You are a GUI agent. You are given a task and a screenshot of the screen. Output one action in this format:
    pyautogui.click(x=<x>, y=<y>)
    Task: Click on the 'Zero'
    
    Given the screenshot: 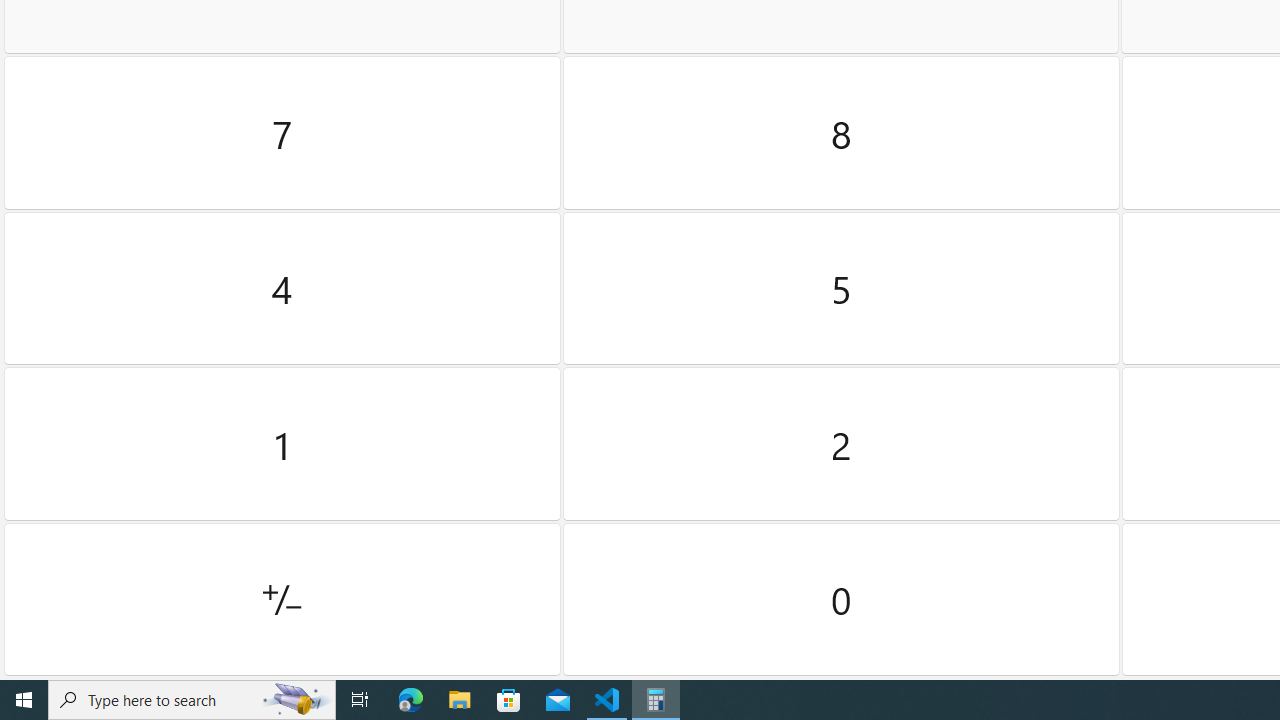 What is the action you would take?
    pyautogui.click(x=841, y=598)
    